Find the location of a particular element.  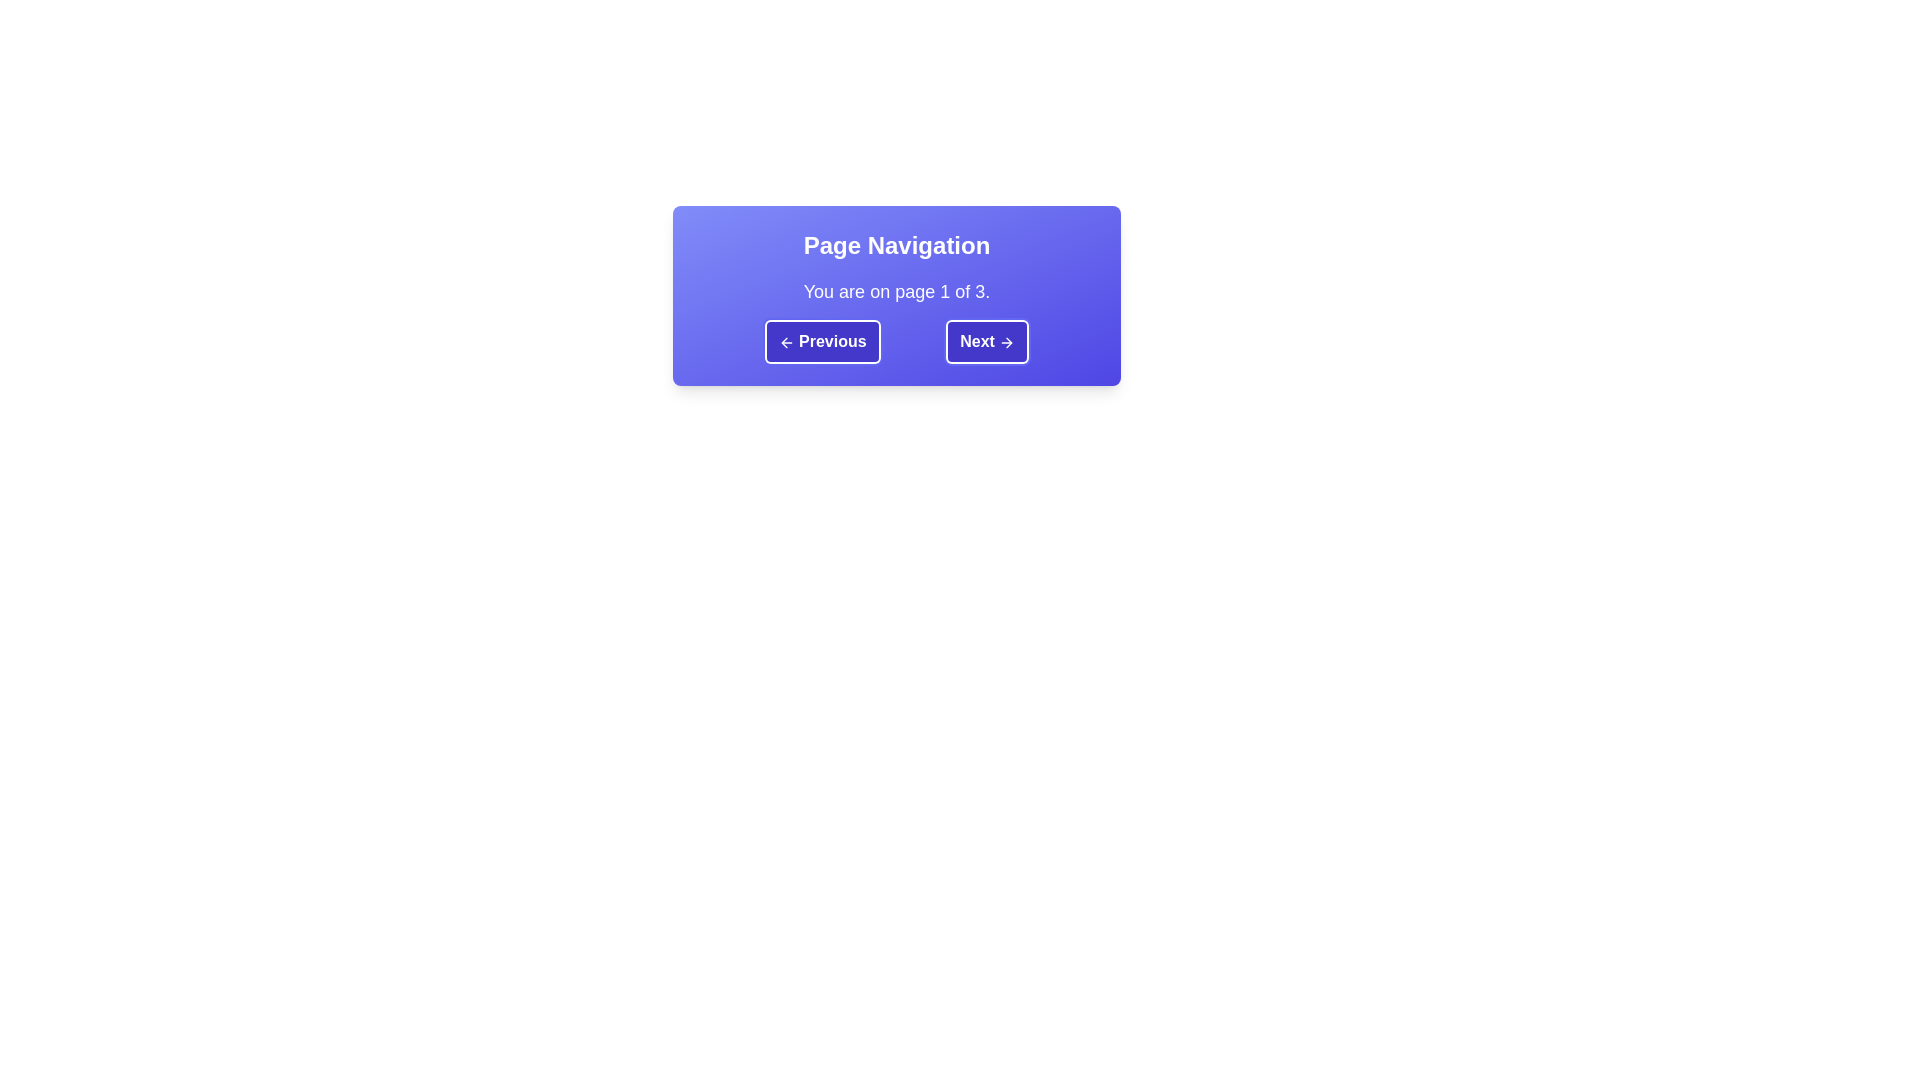

the left arrow icon within the 'Previous' button located in the navigation panel is located at coordinates (783, 341).